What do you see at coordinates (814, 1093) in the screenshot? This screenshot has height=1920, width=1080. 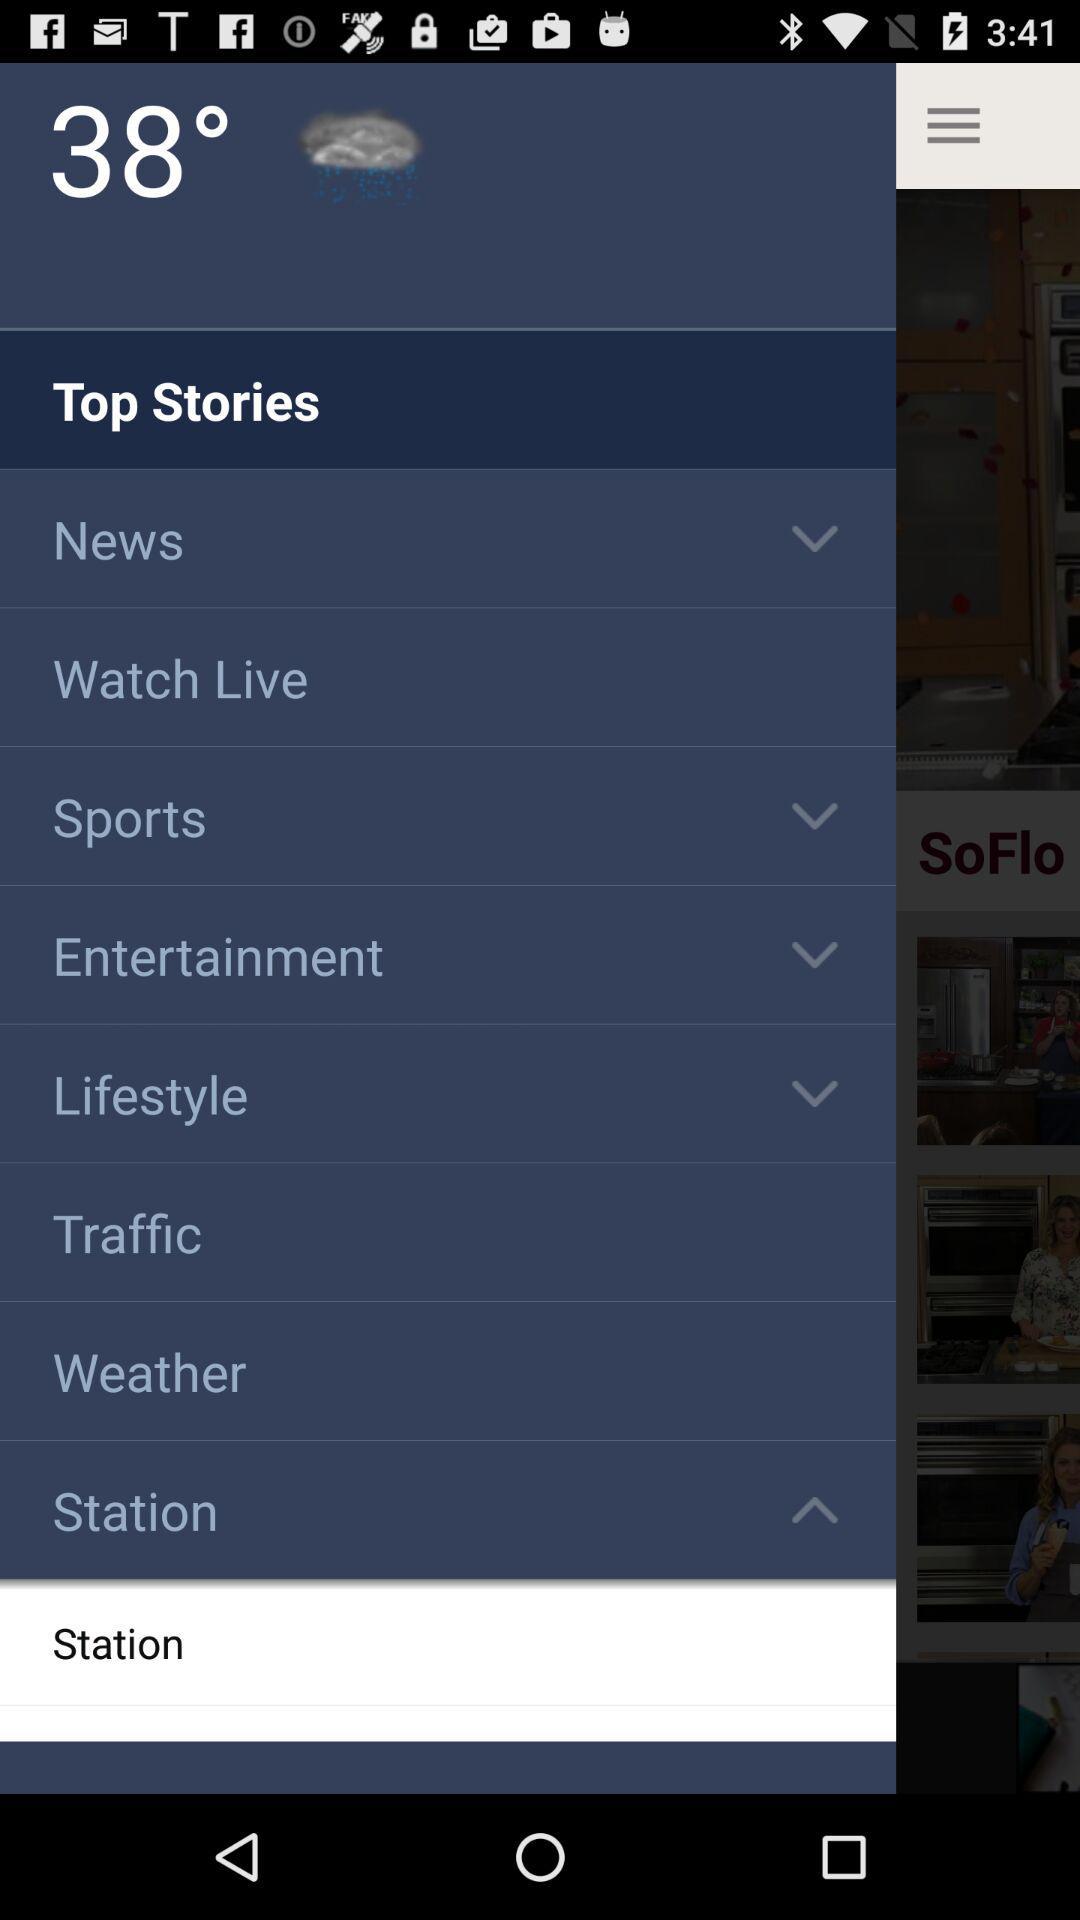 I see `the down arrow button beside lifestyle` at bounding box center [814, 1093].